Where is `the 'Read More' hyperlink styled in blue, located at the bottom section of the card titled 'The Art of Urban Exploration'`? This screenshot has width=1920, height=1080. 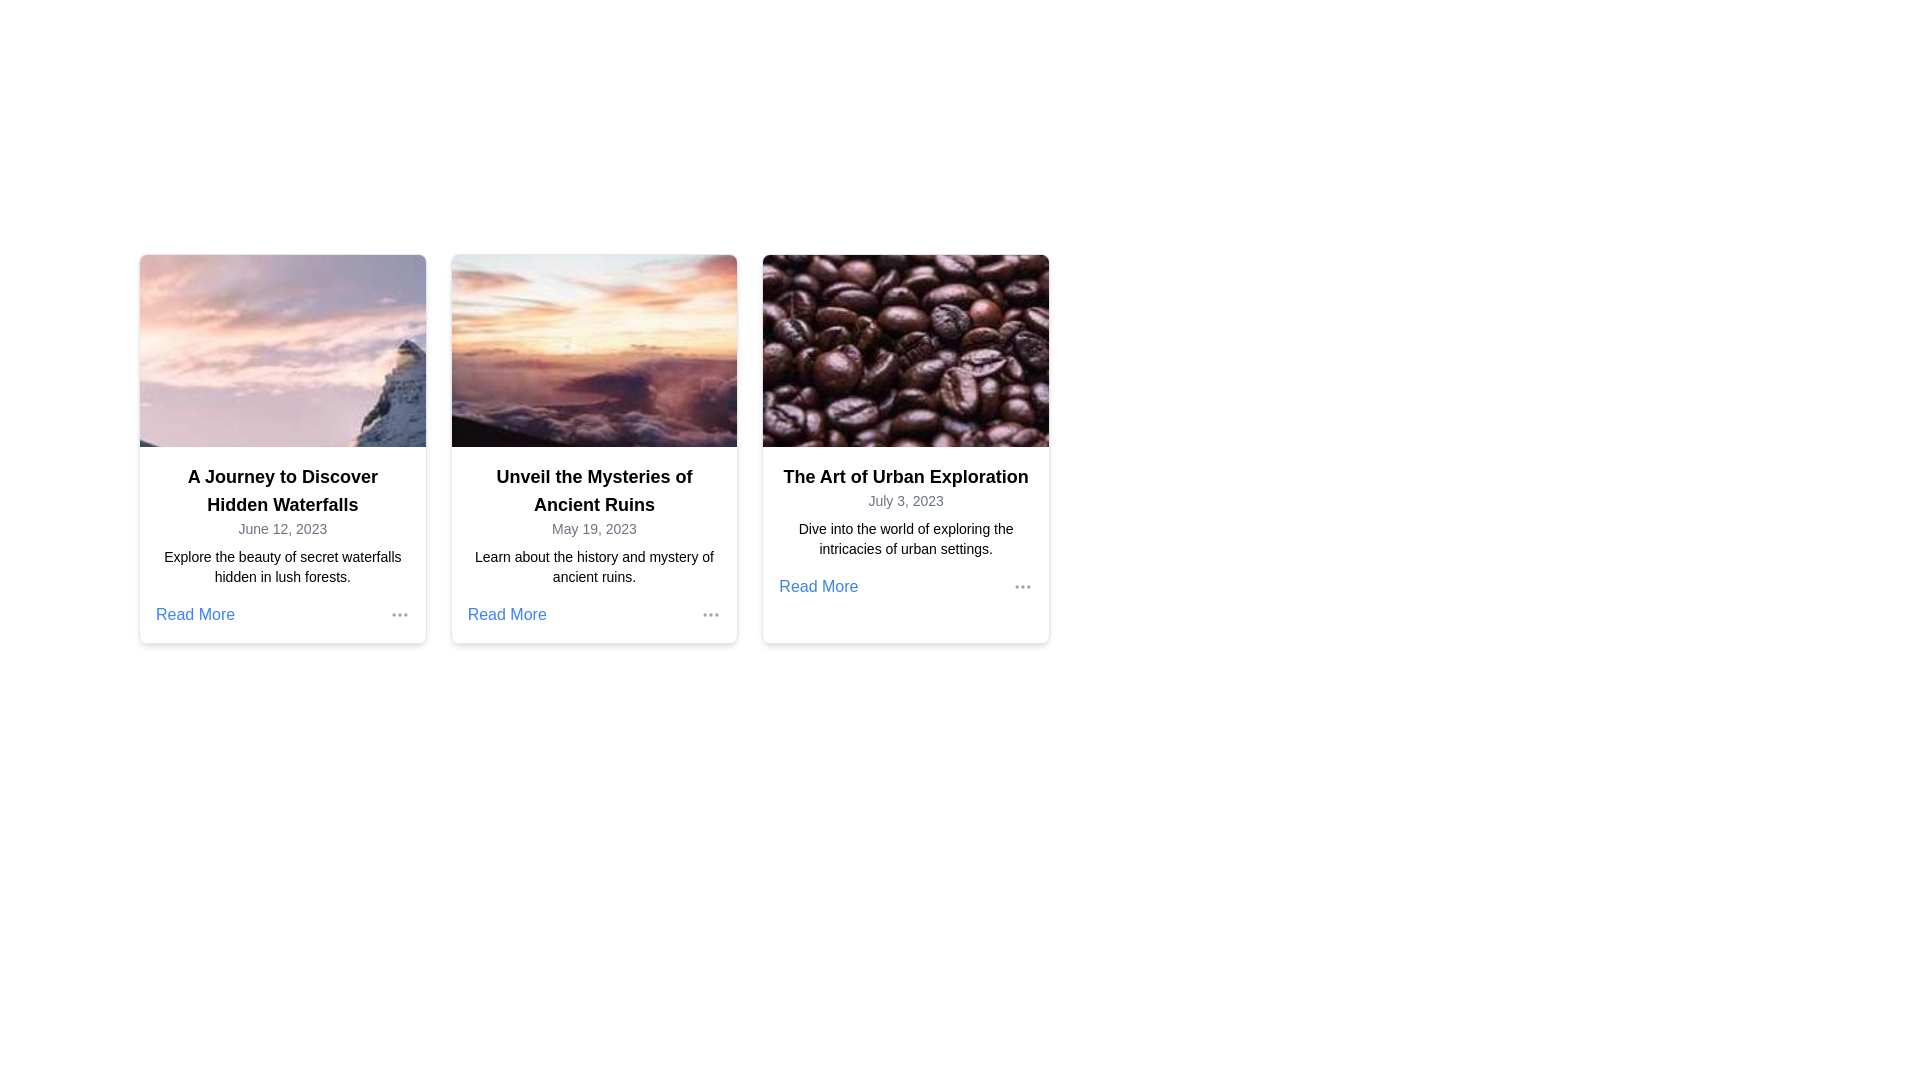
the 'Read More' hyperlink styled in blue, located at the bottom section of the card titled 'The Art of Urban Exploration' is located at coordinates (905, 585).